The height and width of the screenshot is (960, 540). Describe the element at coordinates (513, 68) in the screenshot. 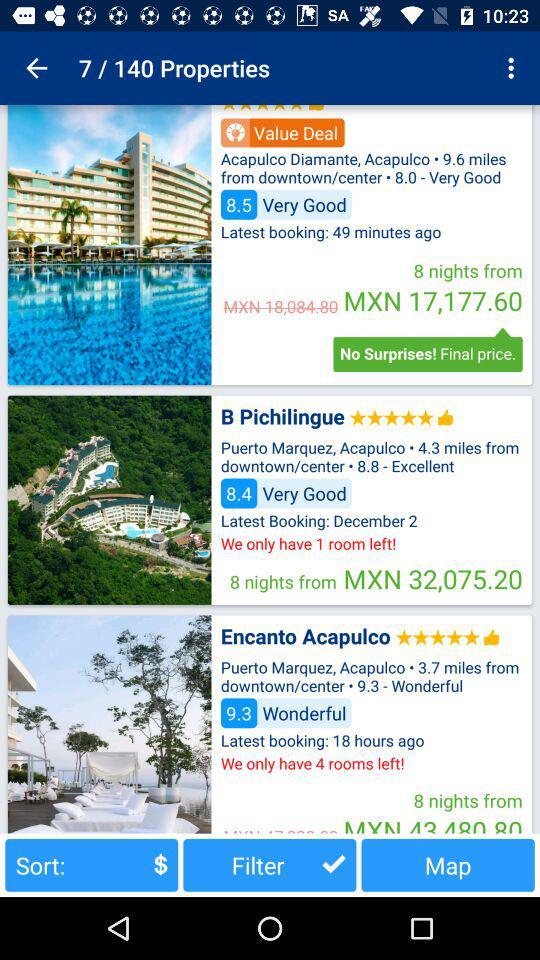

I see `the app next to the 7 / 140 properties app` at that location.